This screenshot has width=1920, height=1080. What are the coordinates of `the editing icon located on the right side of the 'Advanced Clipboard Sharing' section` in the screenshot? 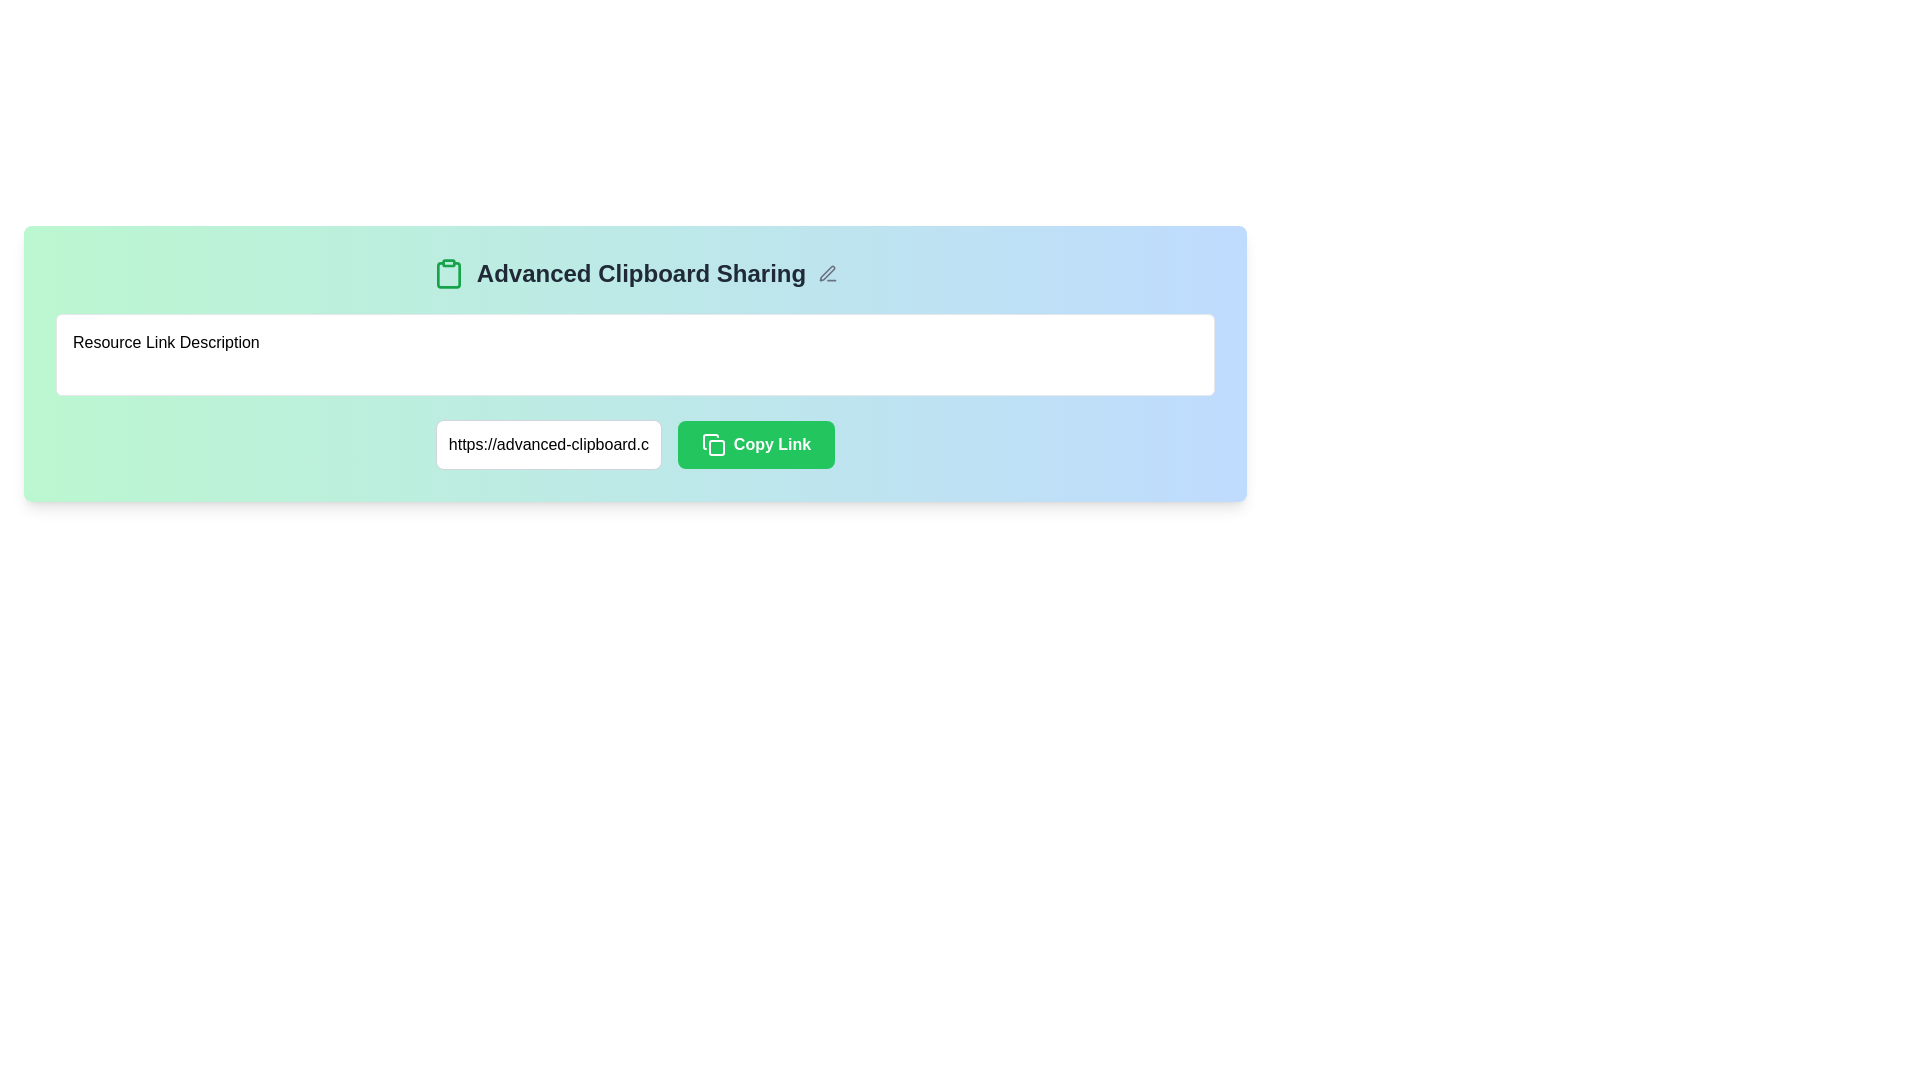 It's located at (828, 273).